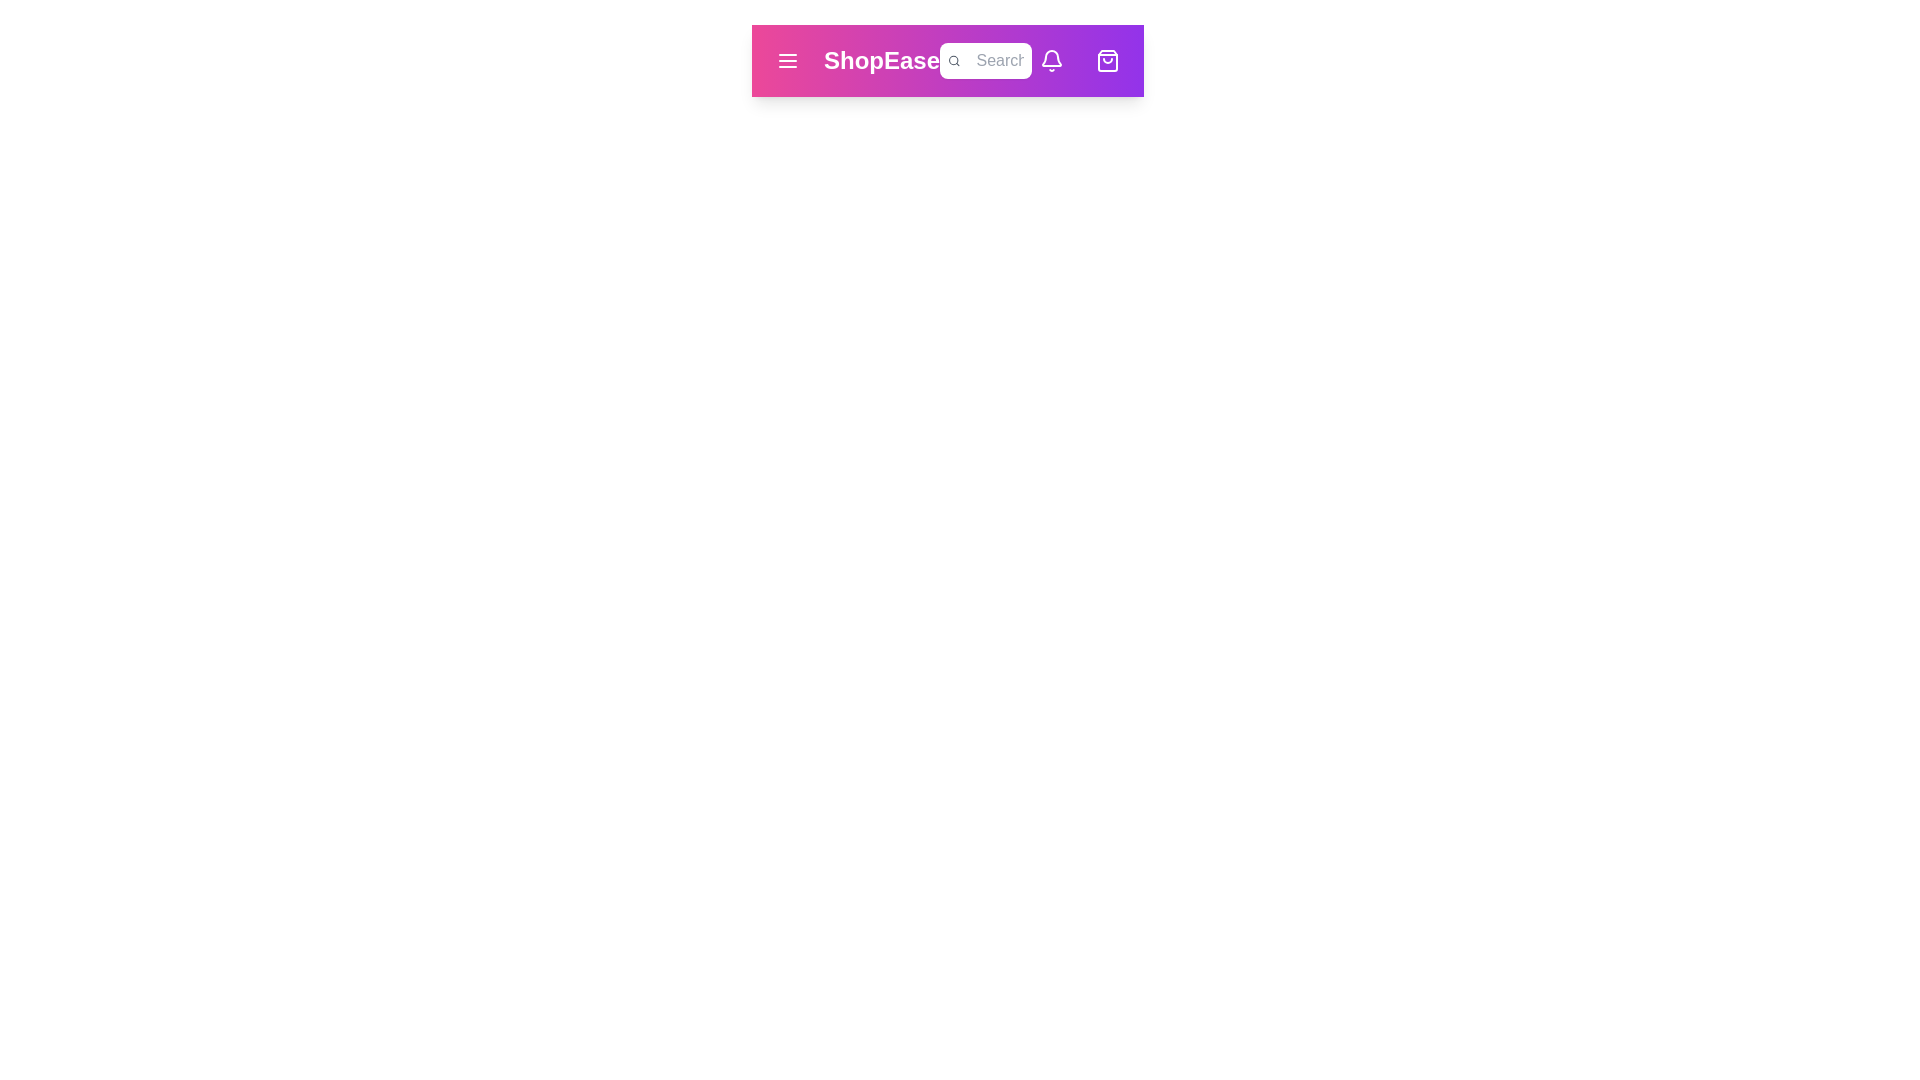  Describe the element at coordinates (881, 60) in the screenshot. I see `the brand name 'ShopEase' to return to the homepage` at that location.